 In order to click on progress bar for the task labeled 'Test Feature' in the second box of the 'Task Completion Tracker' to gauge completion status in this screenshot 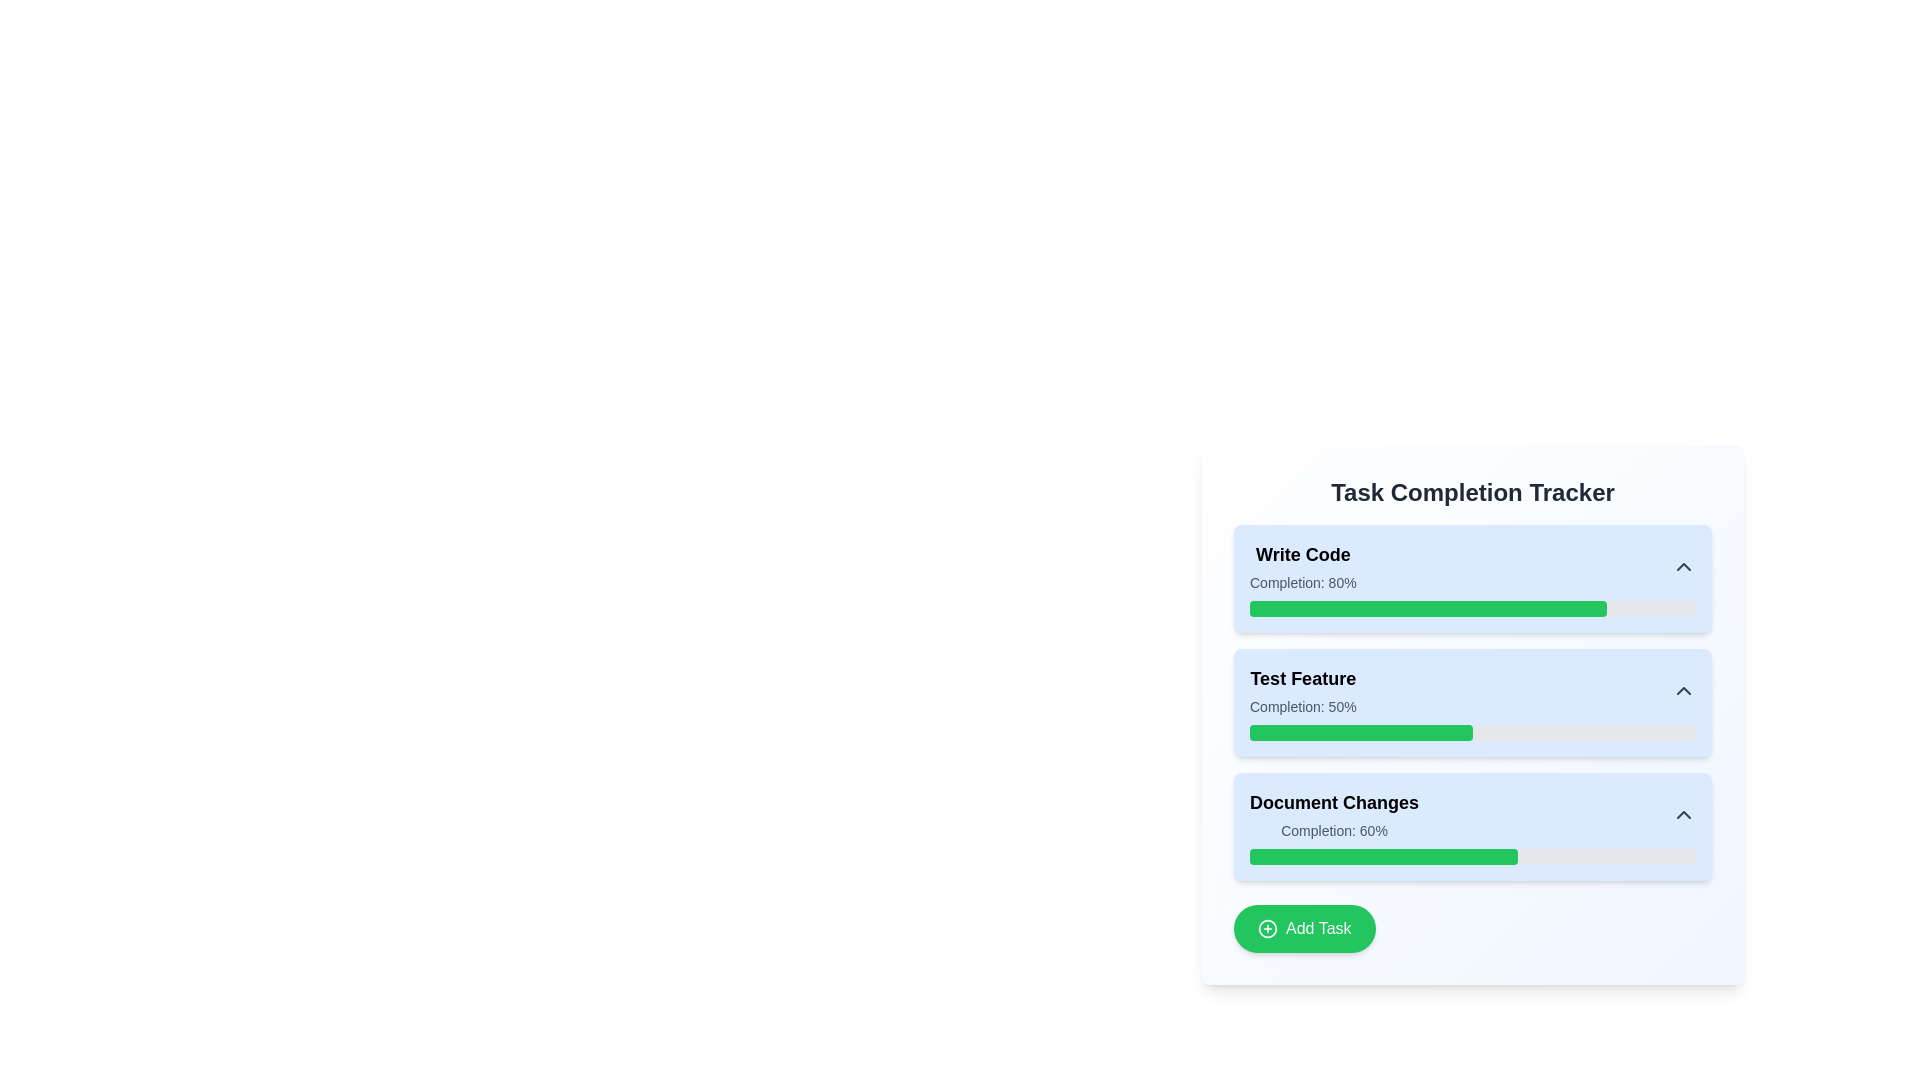, I will do `click(1473, 701)`.